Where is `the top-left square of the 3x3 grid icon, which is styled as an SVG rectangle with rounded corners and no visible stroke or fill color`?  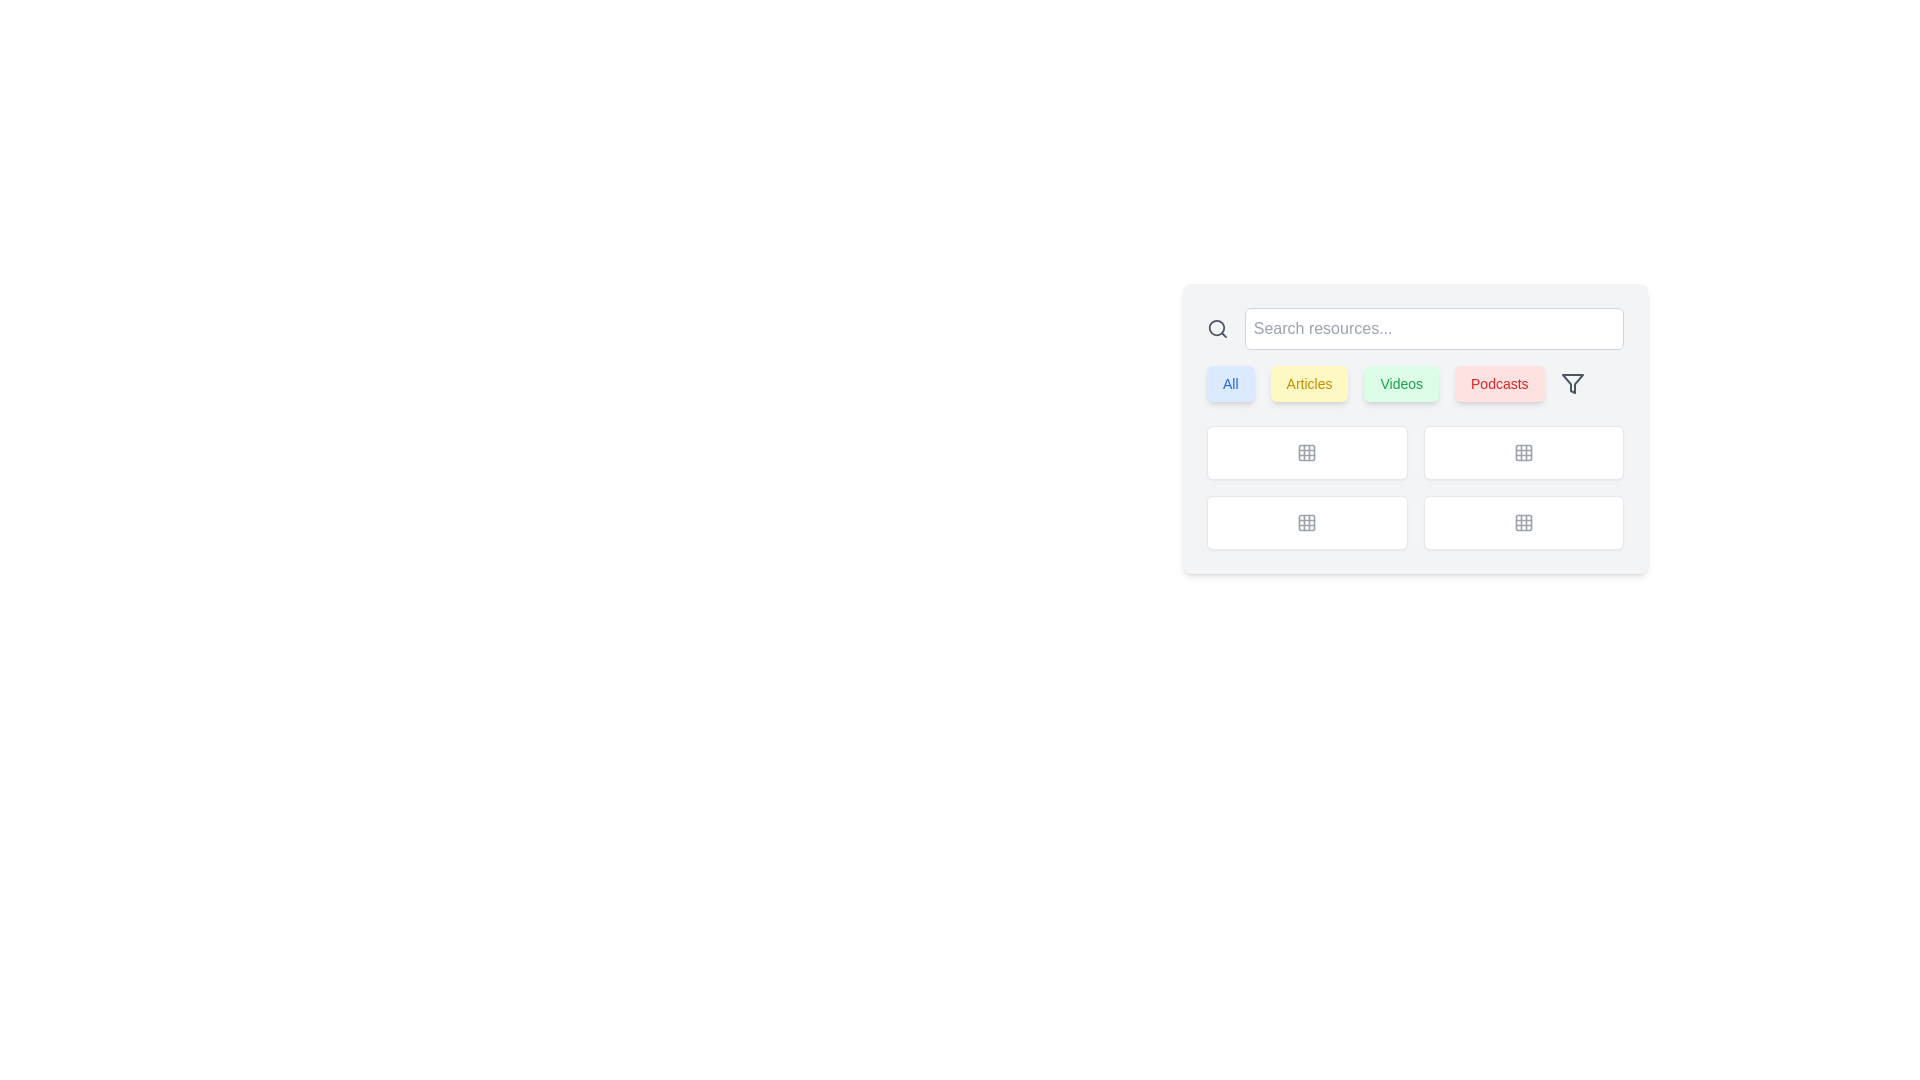 the top-left square of the 3x3 grid icon, which is styled as an SVG rectangle with rounded corners and no visible stroke or fill color is located at coordinates (1307, 522).